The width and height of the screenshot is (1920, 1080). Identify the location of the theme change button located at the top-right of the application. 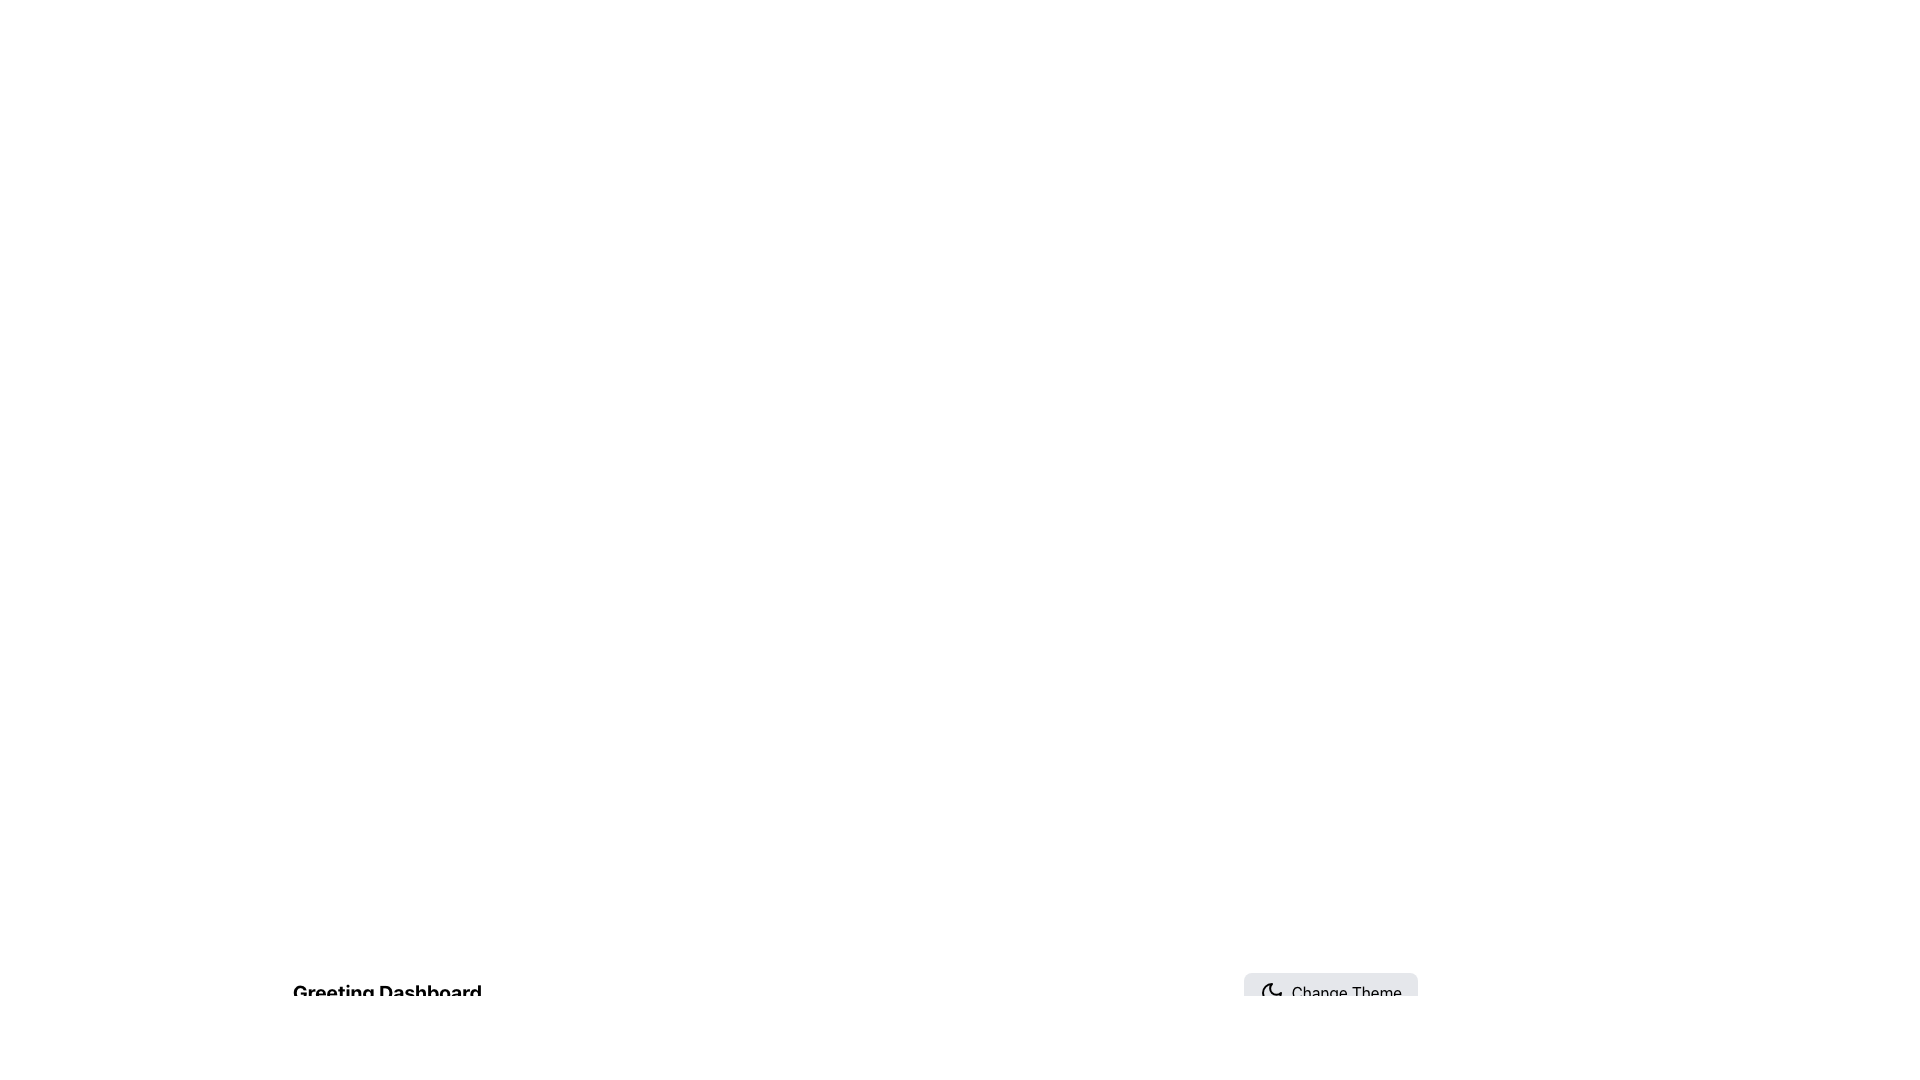
(1330, 992).